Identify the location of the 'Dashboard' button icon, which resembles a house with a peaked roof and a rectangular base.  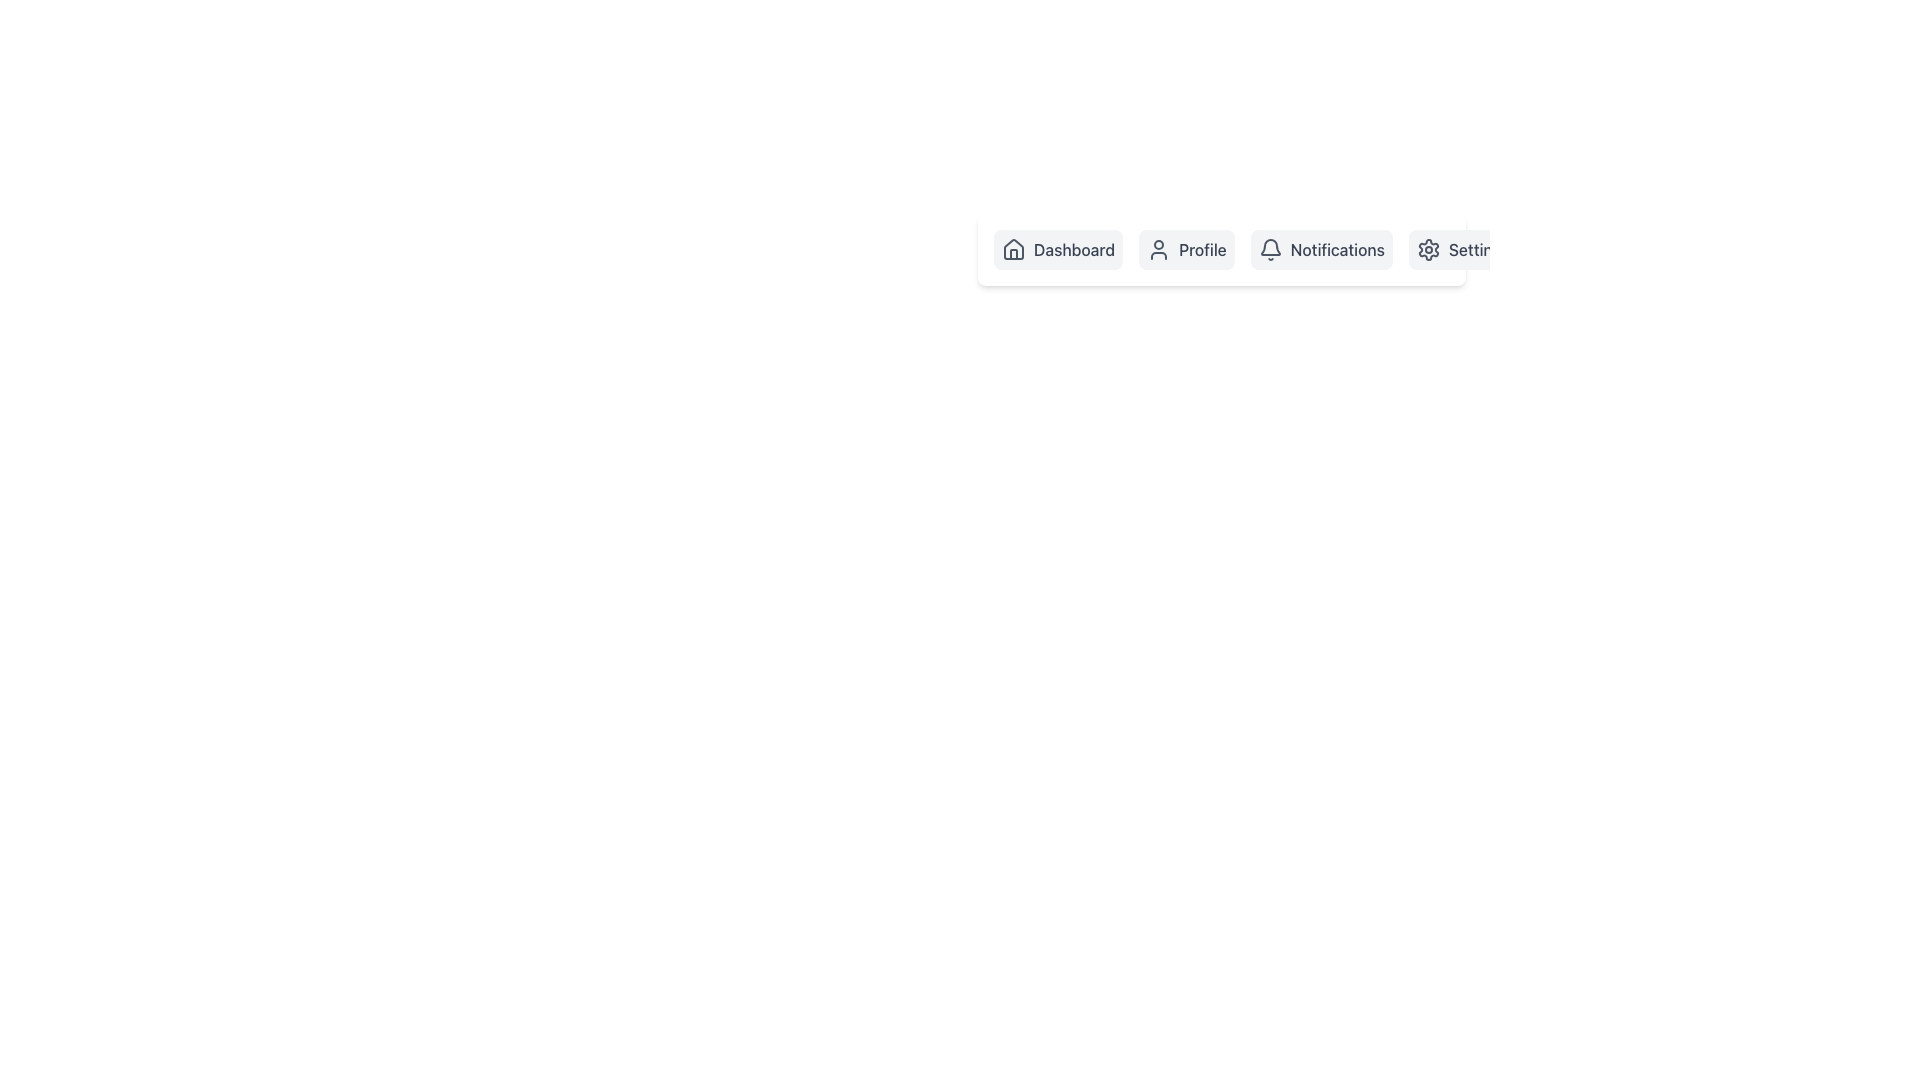
(1013, 248).